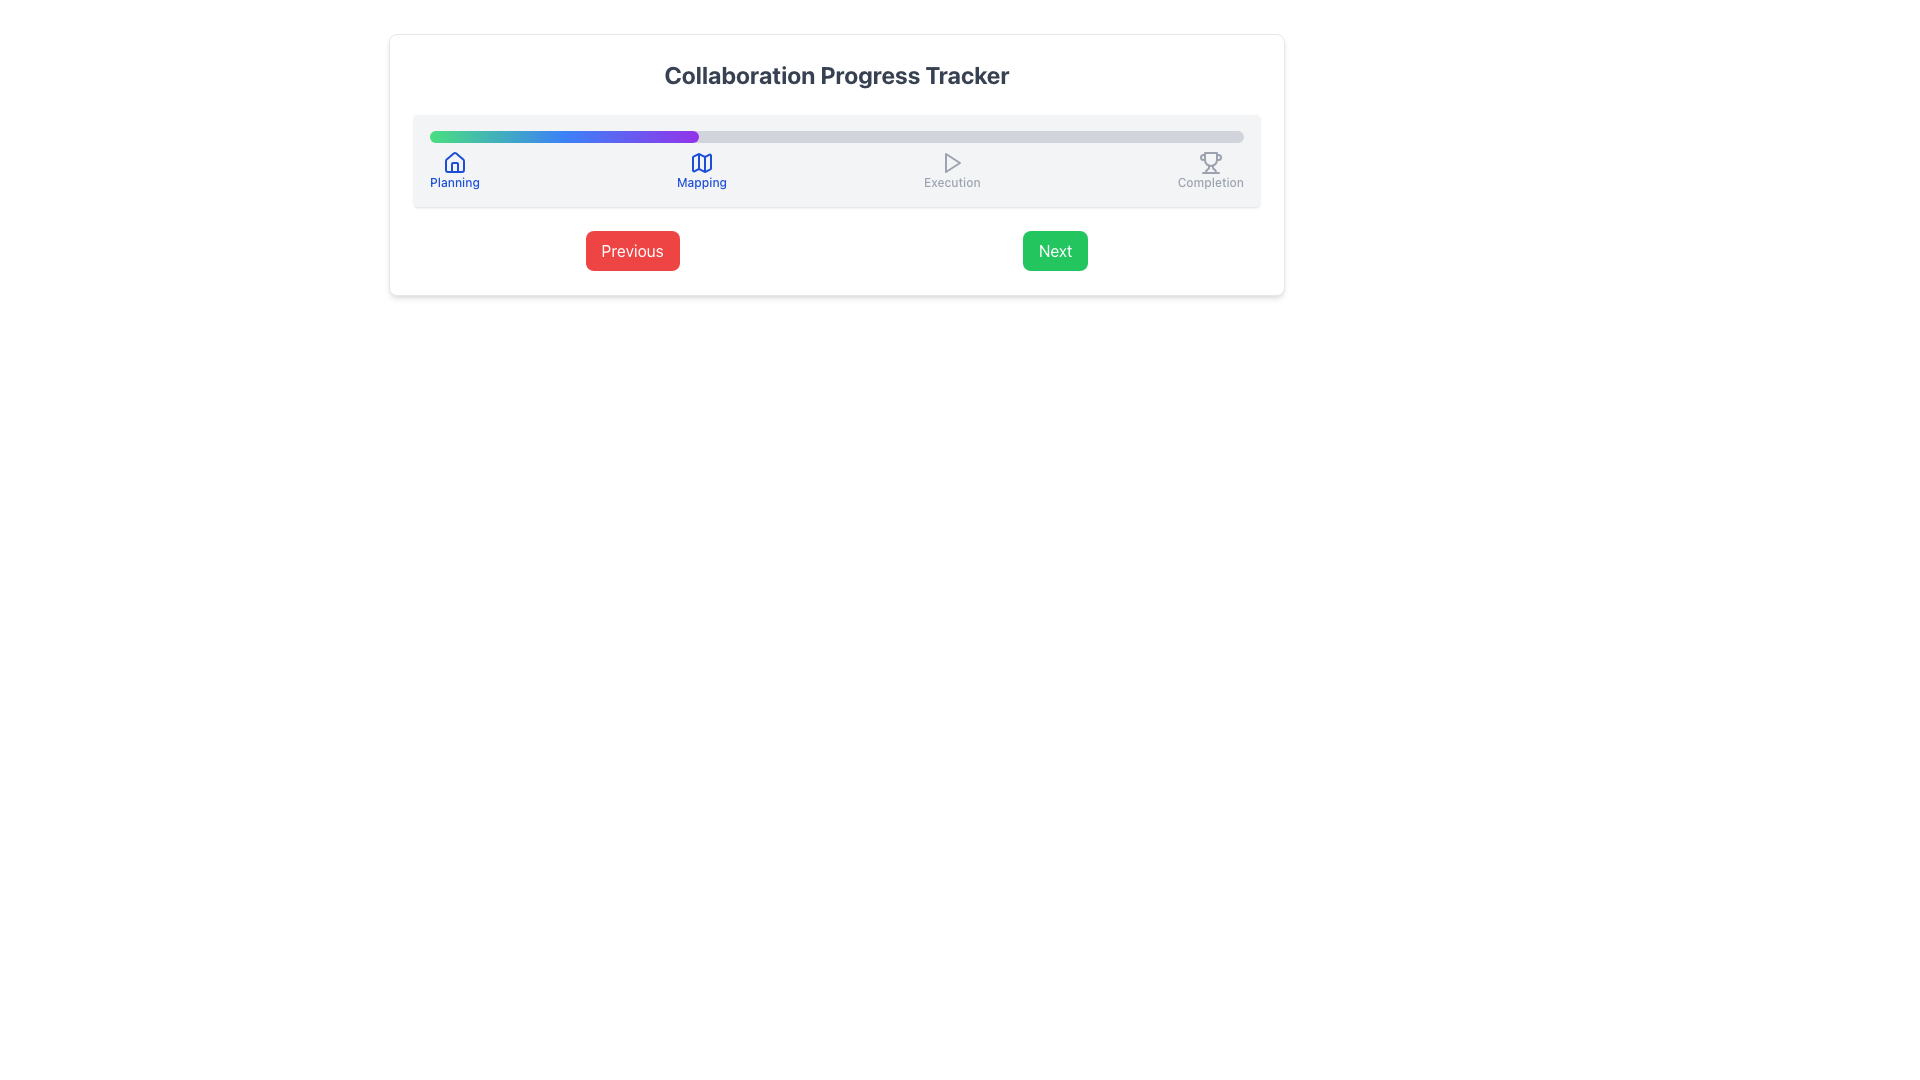 This screenshot has height=1080, width=1920. Describe the element at coordinates (951, 182) in the screenshot. I see `the label reading 'Execution' which is styled in light gray font and is part of the 'Collaboration Progress Tracker'. It is the third label beneath the progress bar, located between 'Mapping' and 'Completion'` at that location.